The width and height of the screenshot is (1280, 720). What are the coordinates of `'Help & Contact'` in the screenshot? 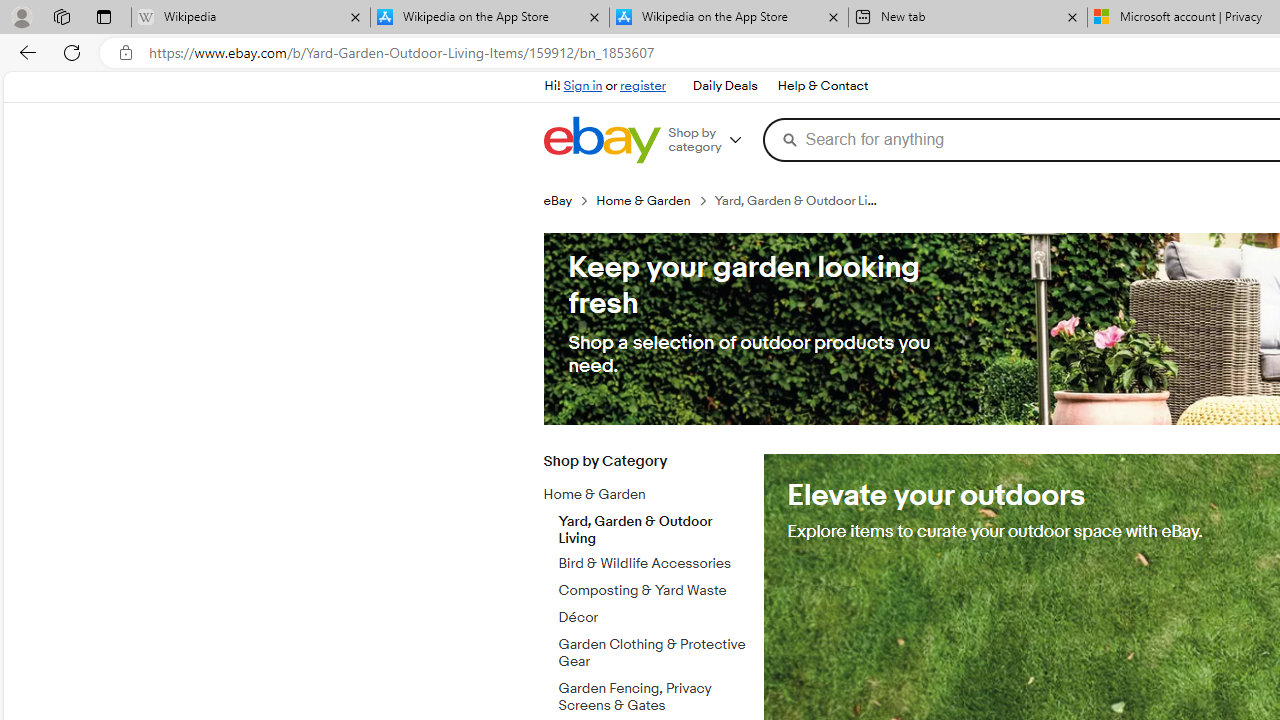 It's located at (823, 86).